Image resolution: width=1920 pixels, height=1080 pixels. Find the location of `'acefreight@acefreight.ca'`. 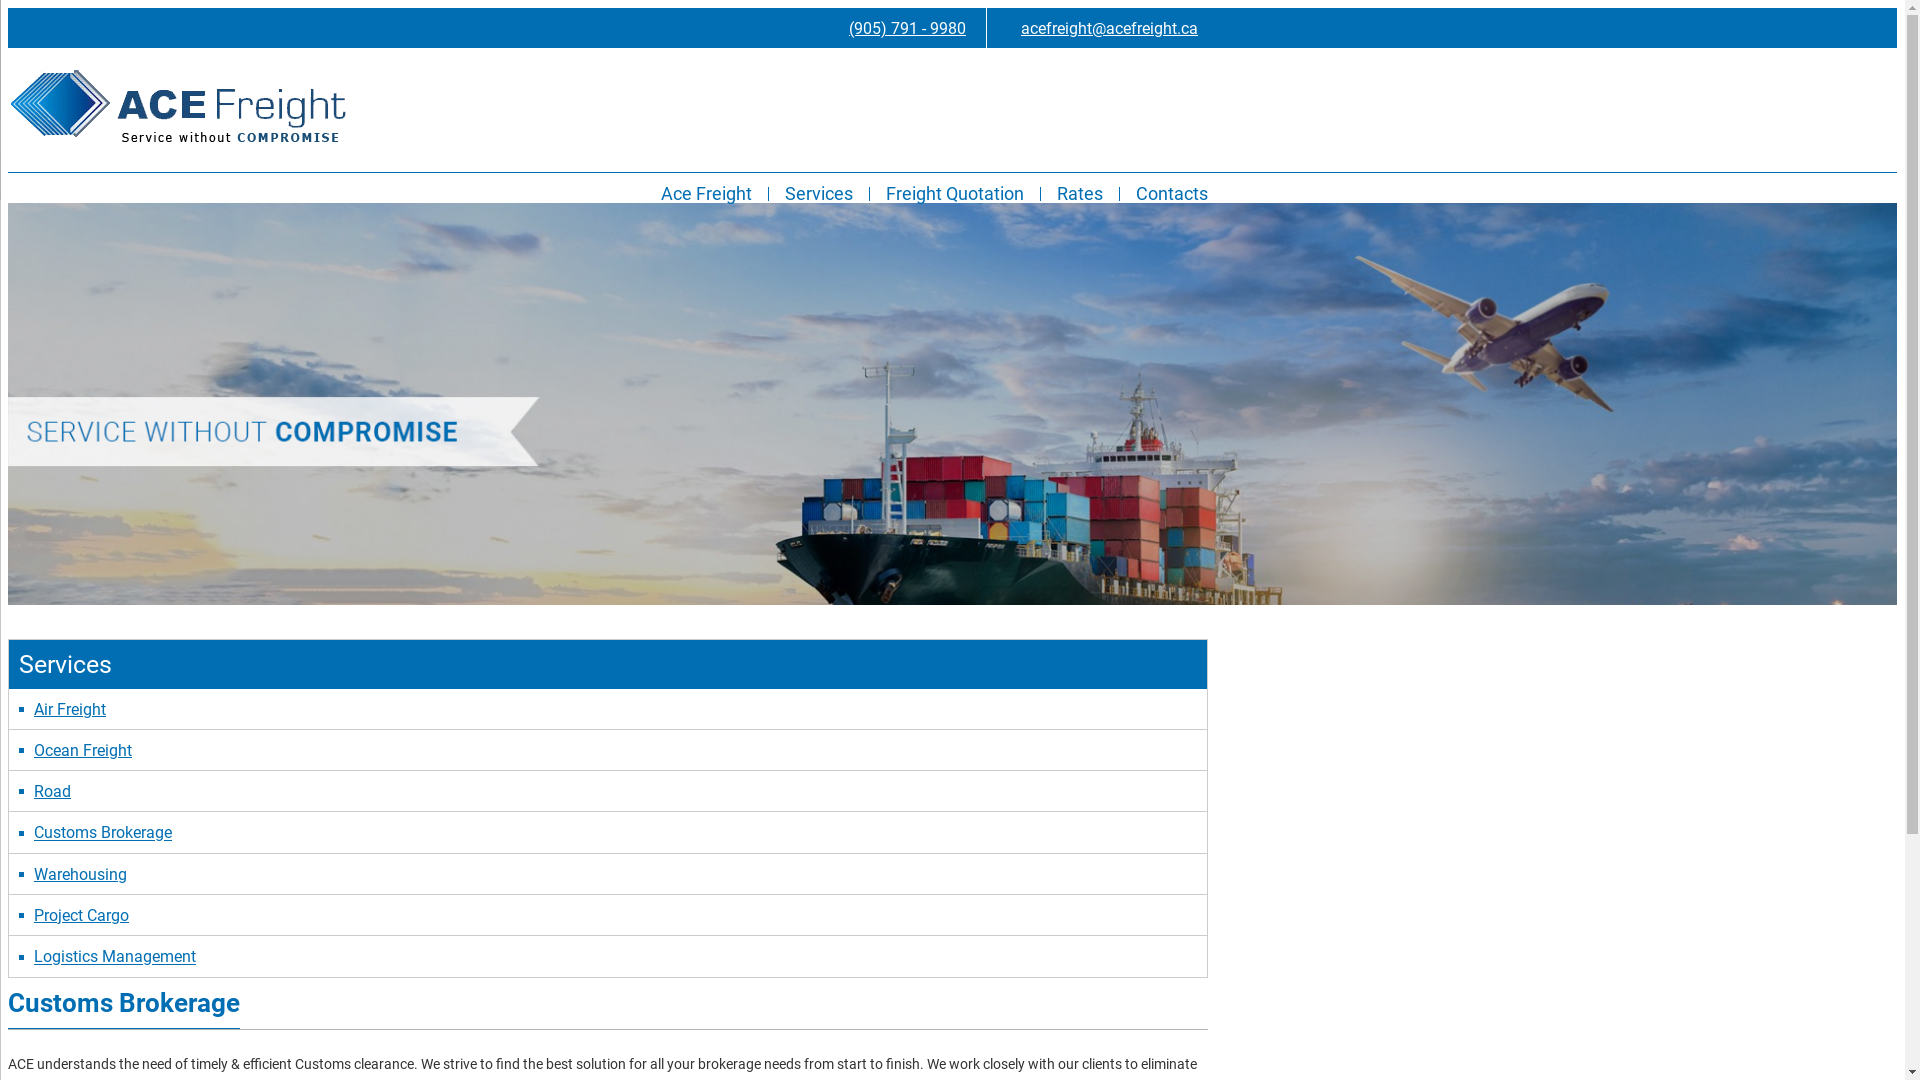

'acefreight@acefreight.ca' is located at coordinates (1098, 28).